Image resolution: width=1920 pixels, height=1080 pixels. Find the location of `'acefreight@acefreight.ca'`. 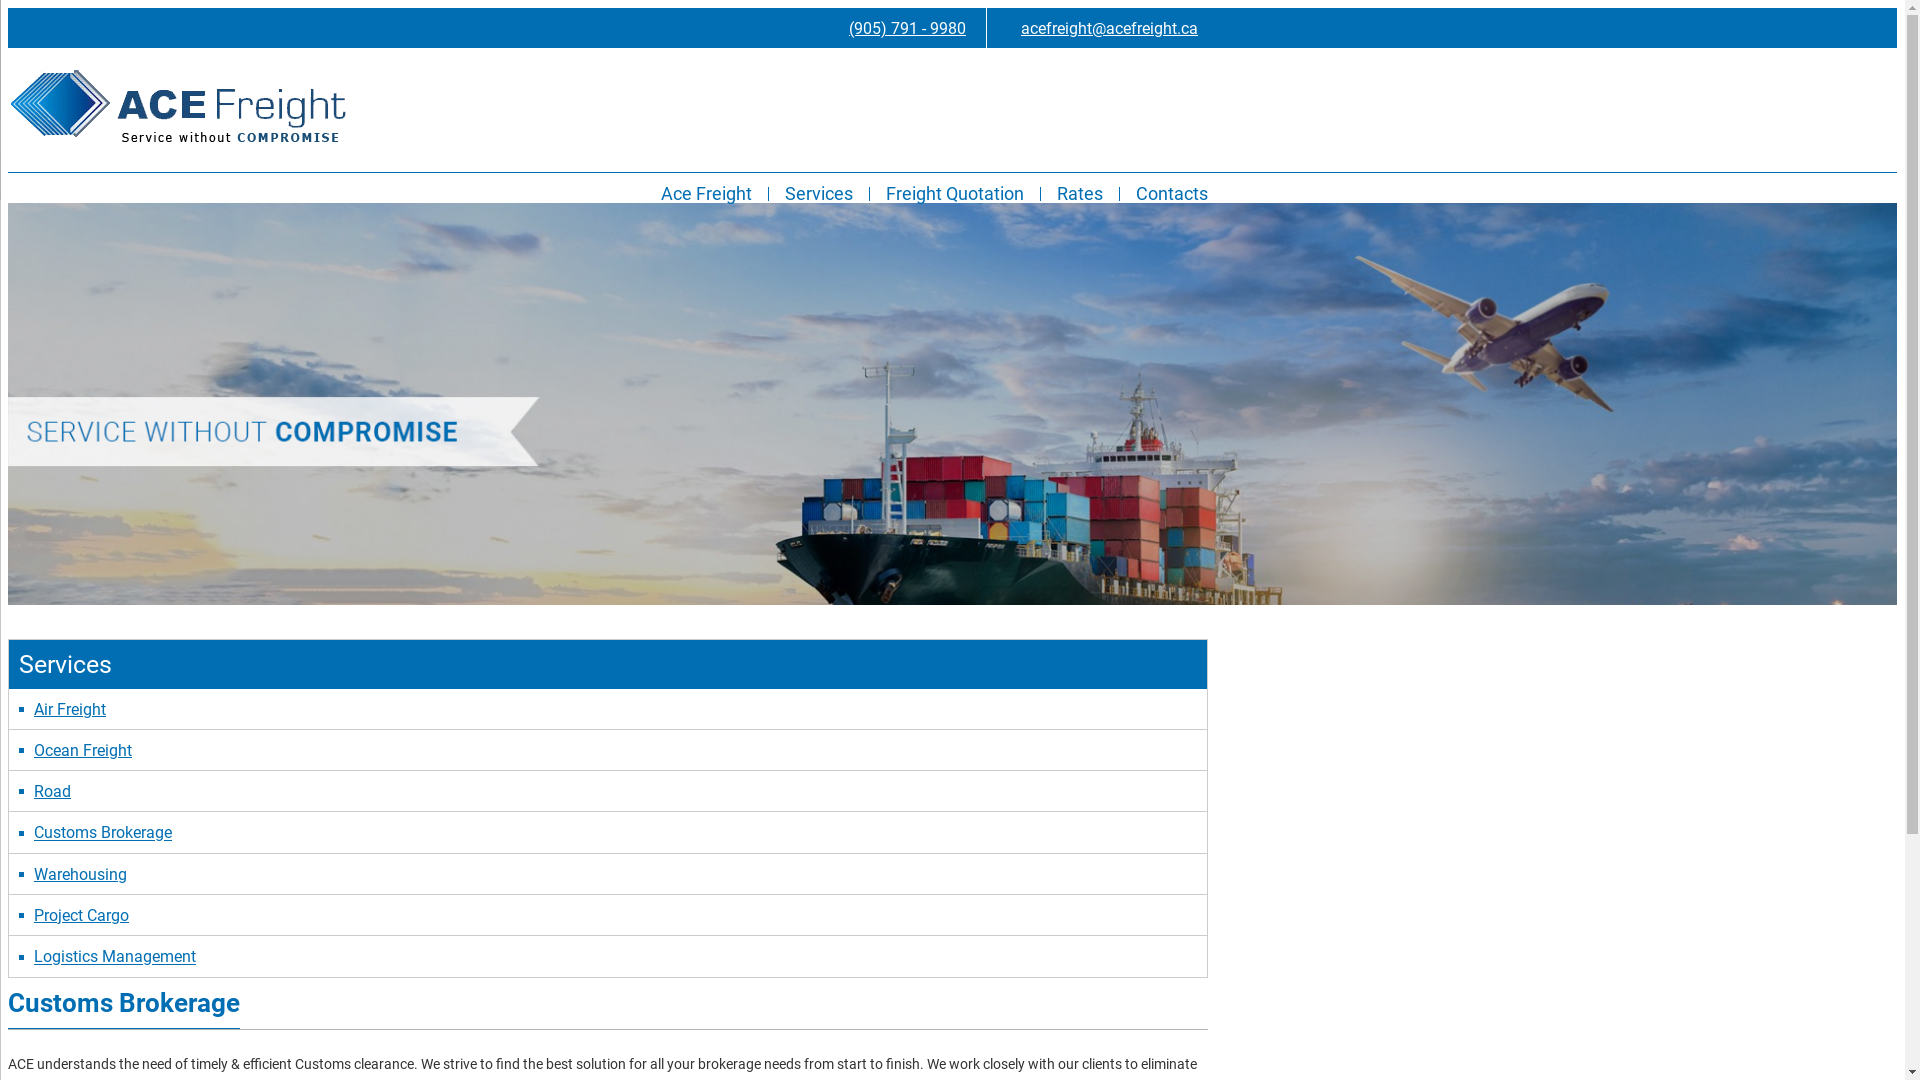

'acefreight@acefreight.ca' is located at coordinates (1098, 28).